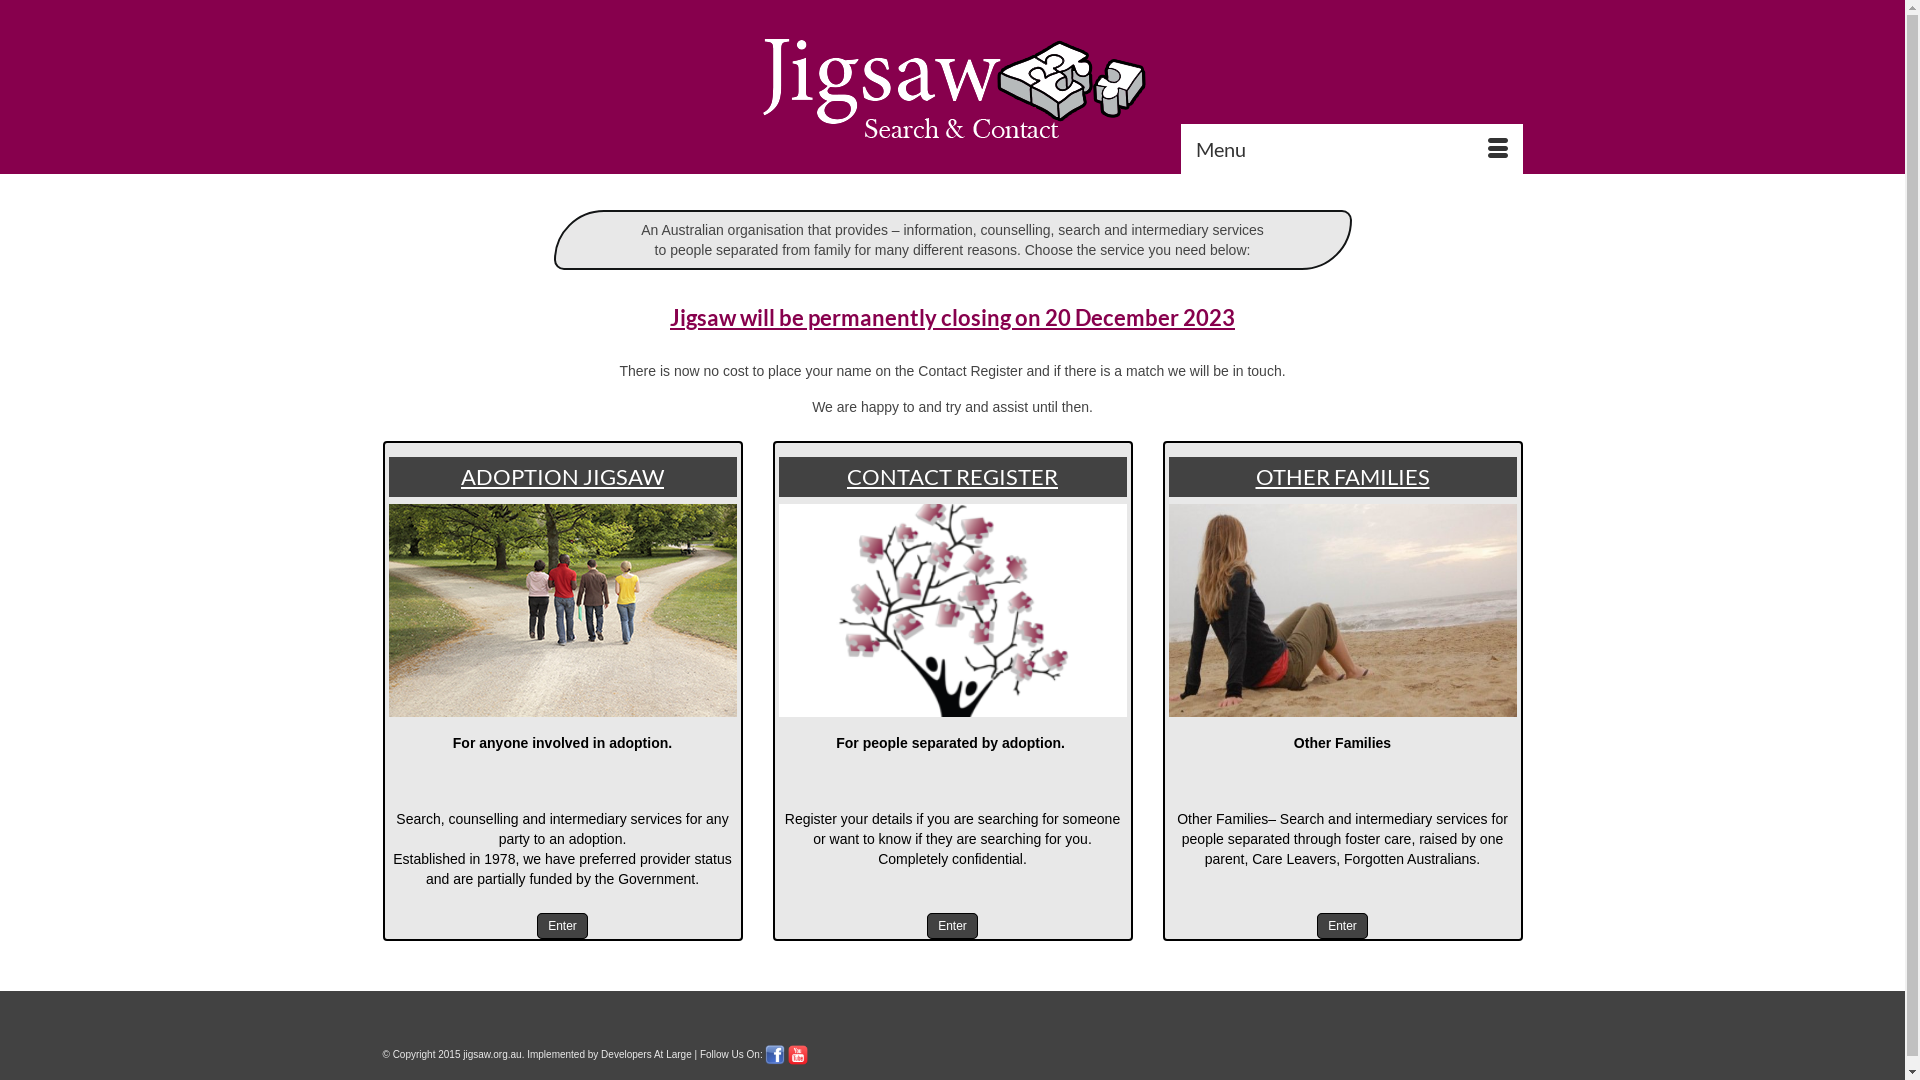 Image resolution: width=1920 pixels, height=1080 pixels. Describe the element at coordinates (952, 86) in the screenshot. I see `'Jigsaw'` at that location.